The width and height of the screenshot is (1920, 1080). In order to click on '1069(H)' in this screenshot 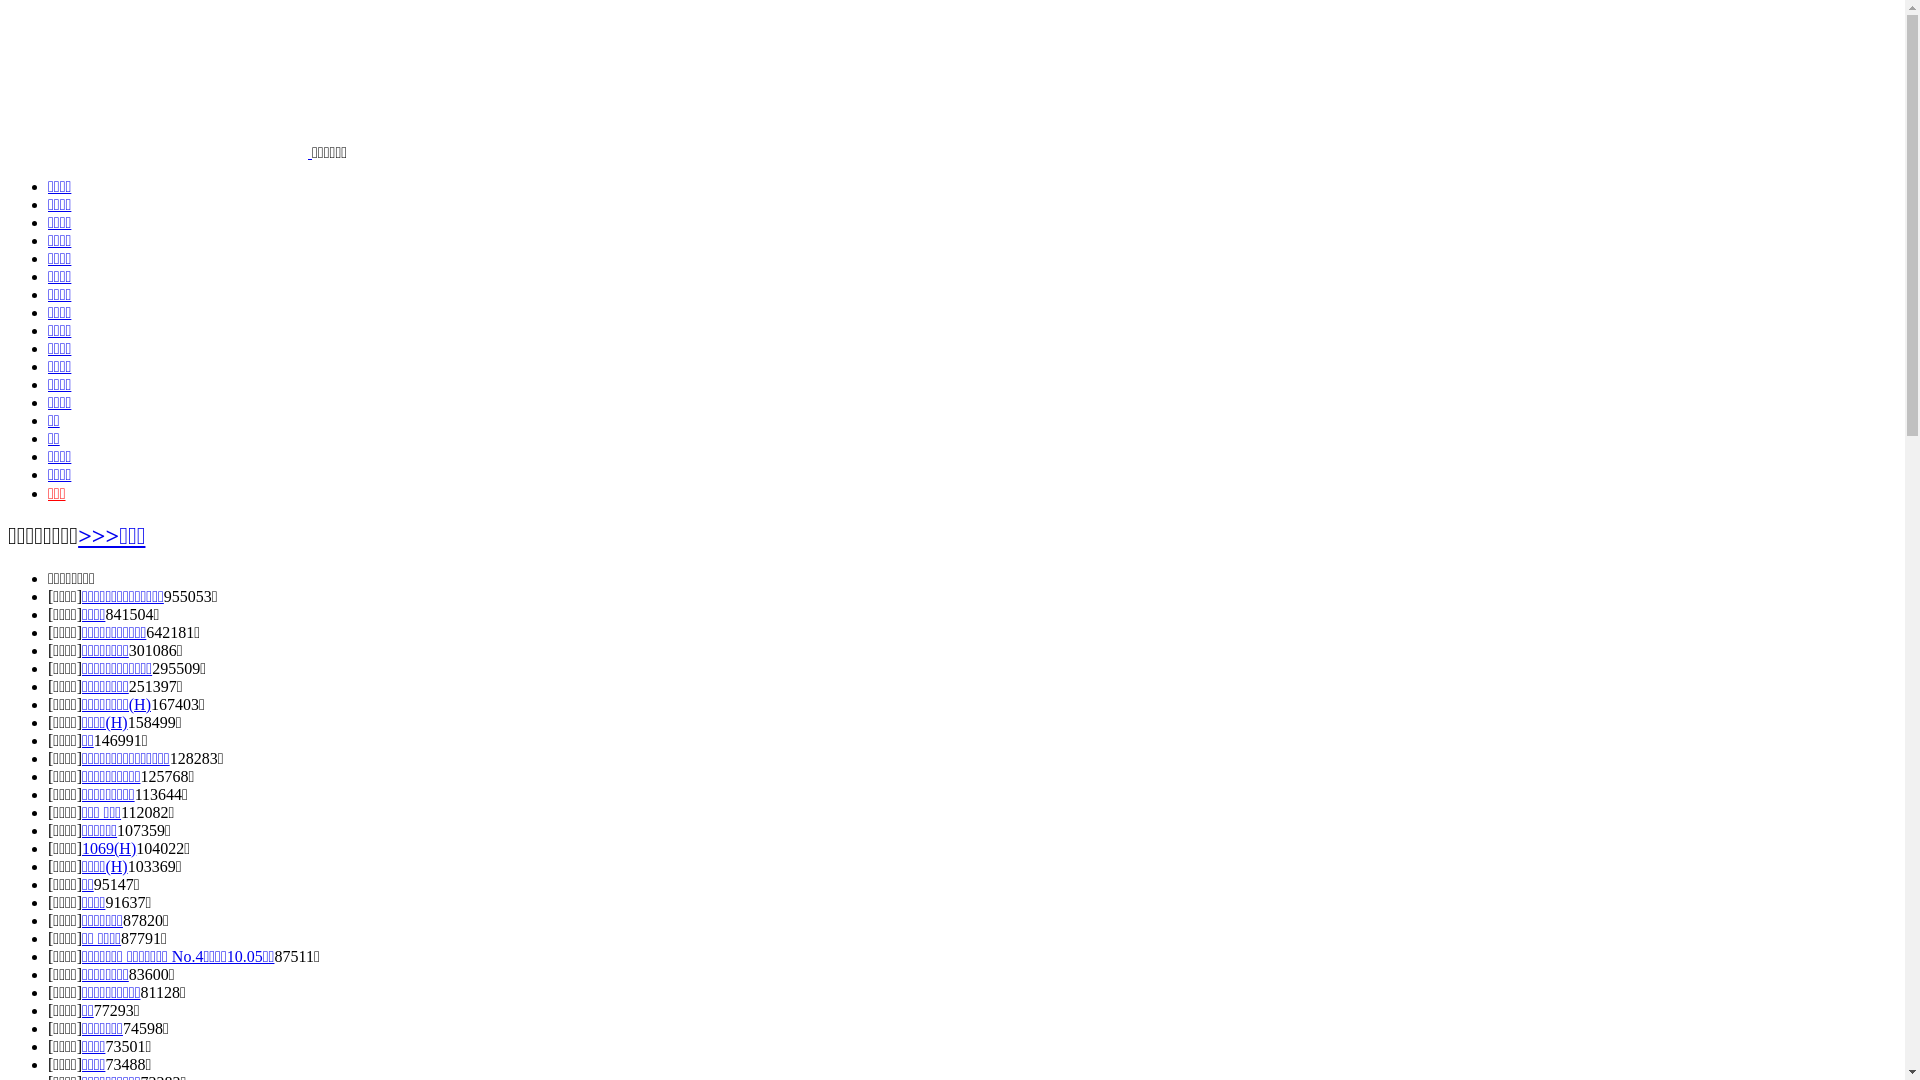, I will do `click(108, 848)`.